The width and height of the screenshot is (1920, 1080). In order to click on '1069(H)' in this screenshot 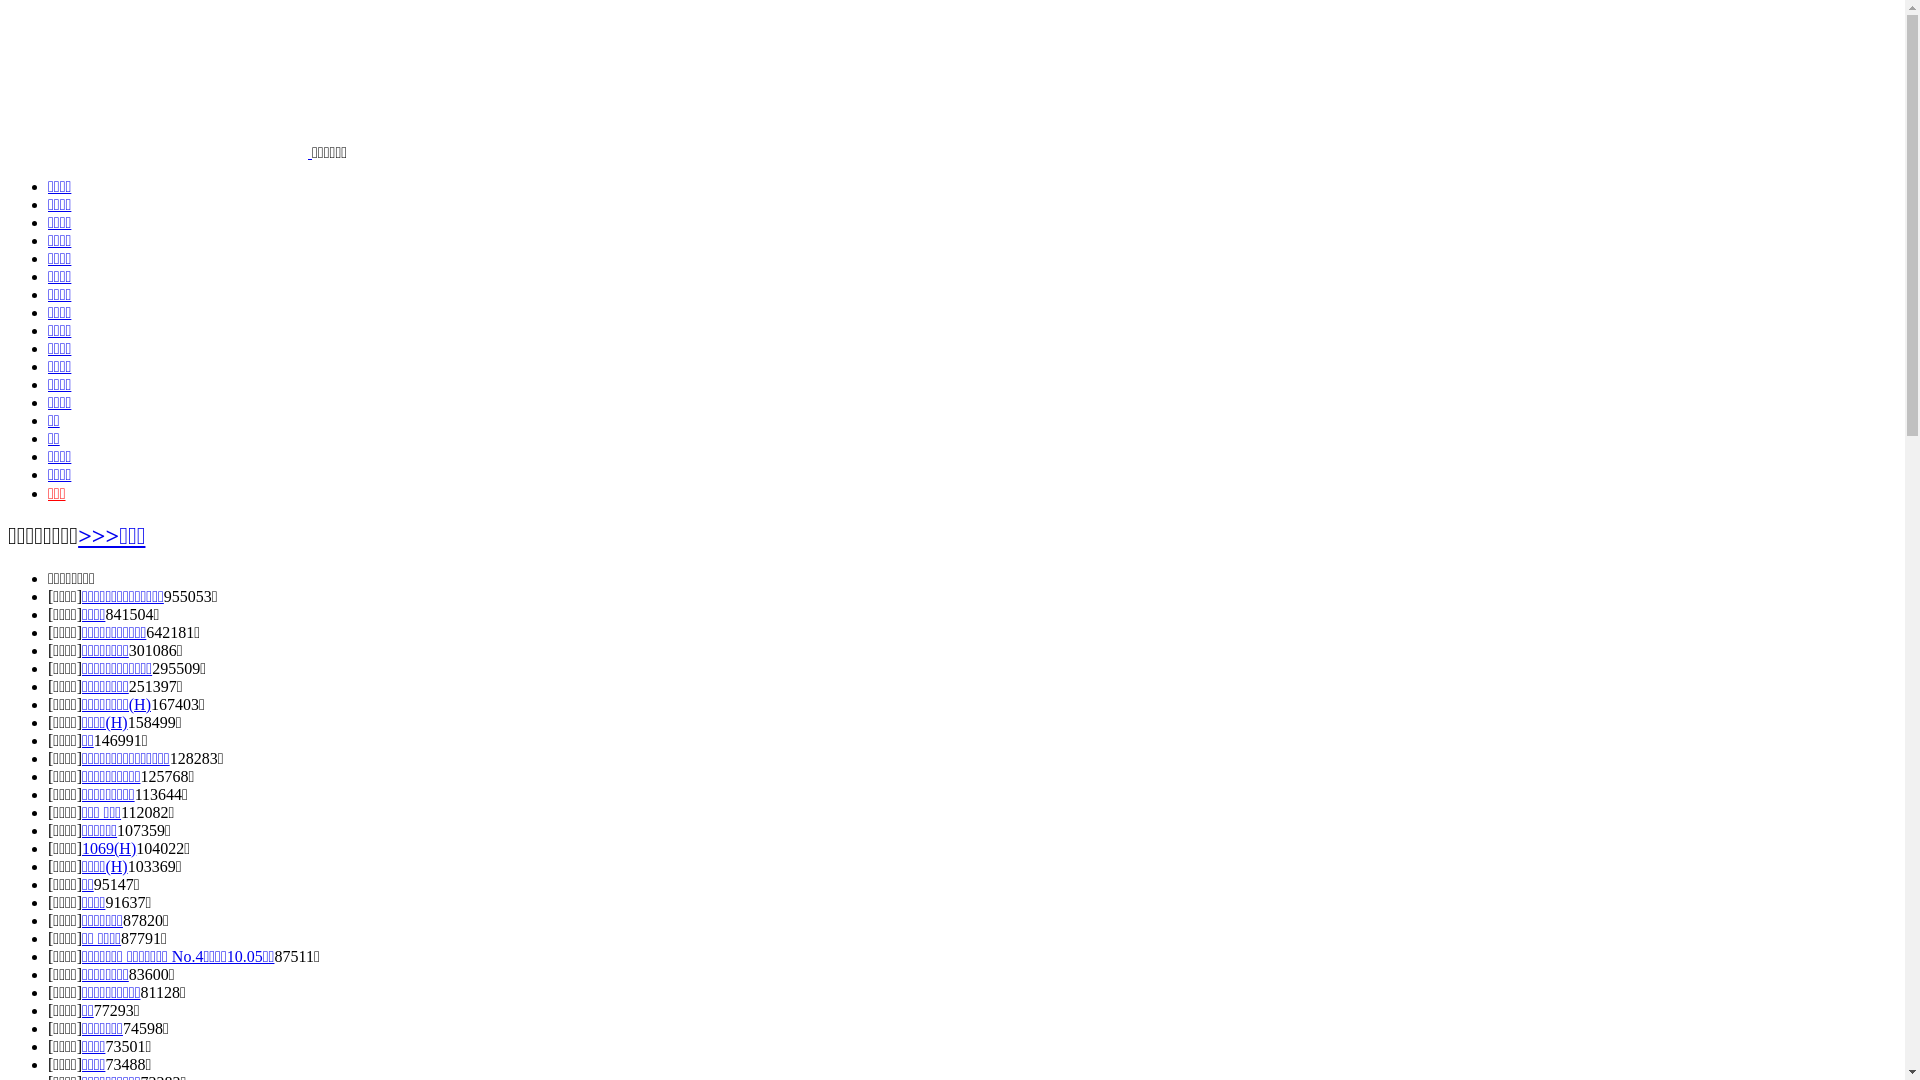, I will do `click(108, 848)`.